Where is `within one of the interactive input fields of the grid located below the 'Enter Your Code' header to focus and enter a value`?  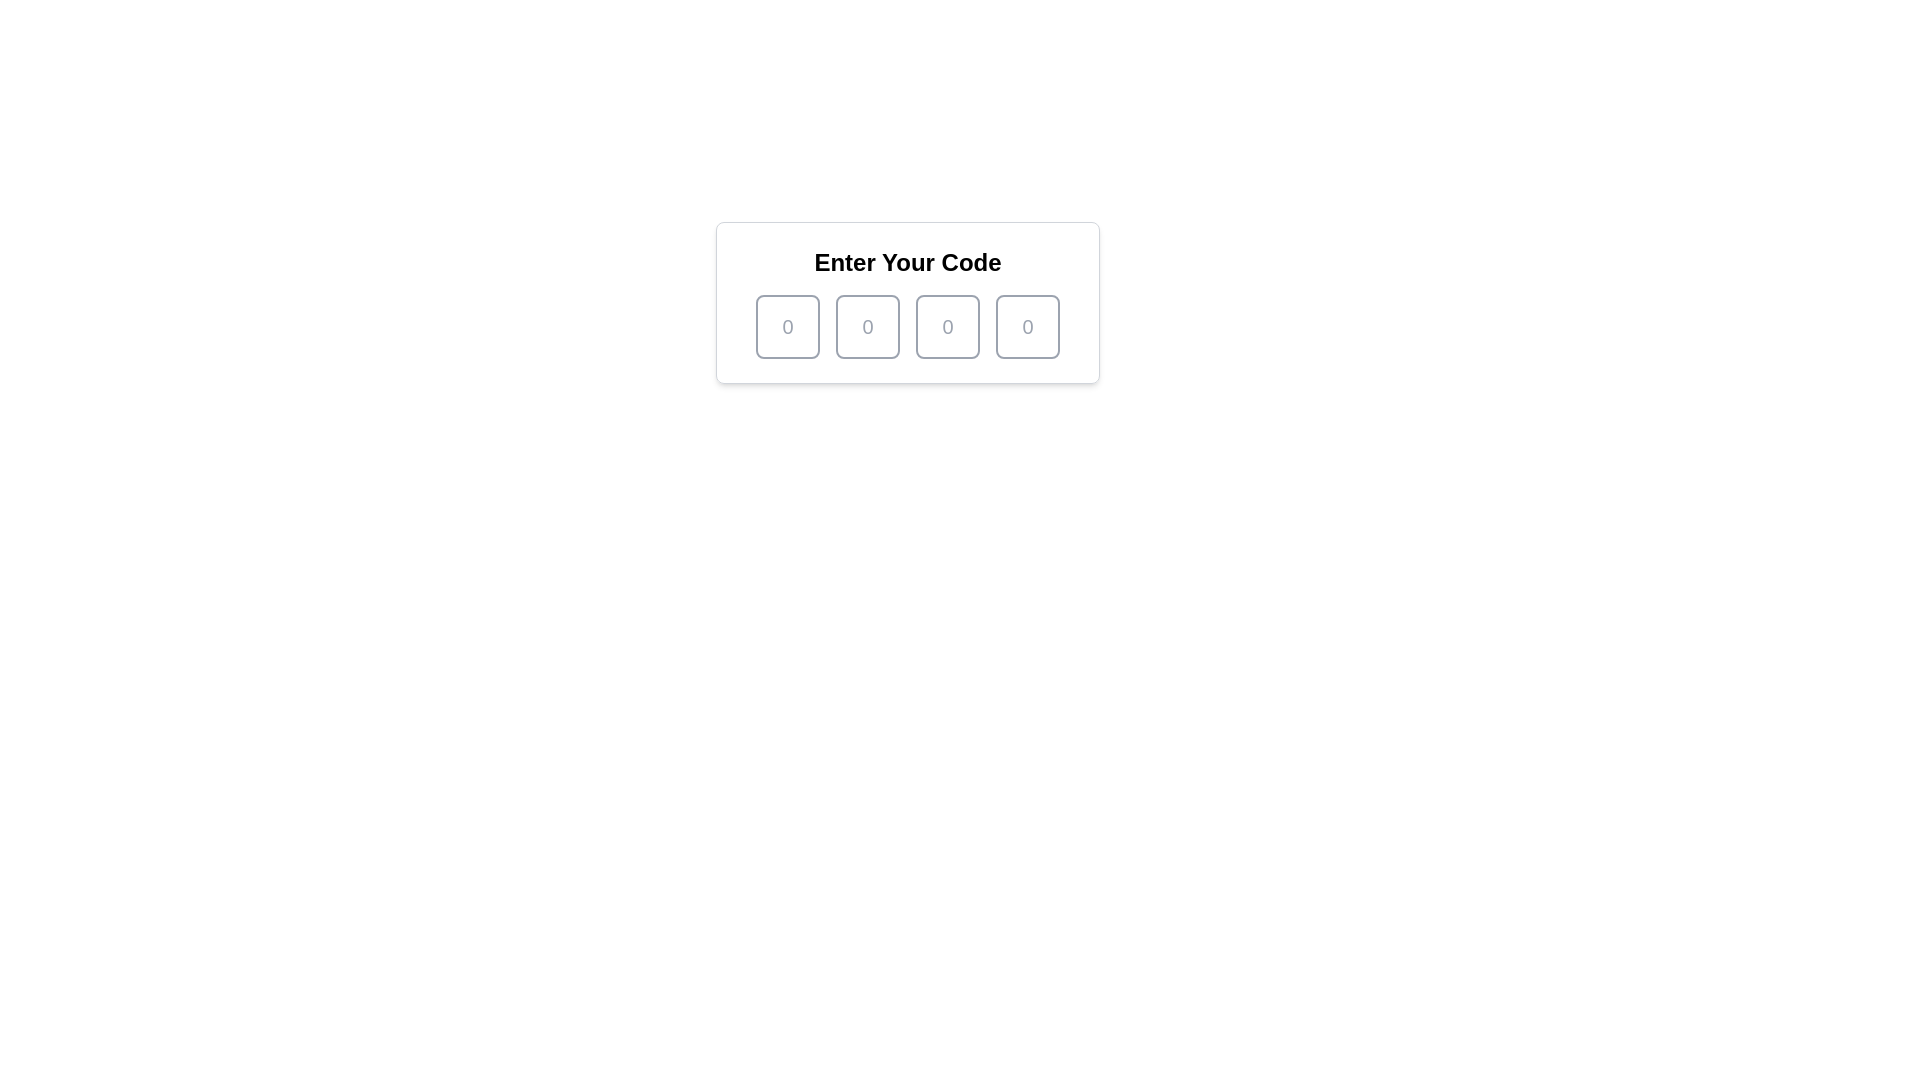
within one of the interactive input fields of the grid located below the 'Enter Your Code' header to focus and enter a value is located at coordinates (906, 326).